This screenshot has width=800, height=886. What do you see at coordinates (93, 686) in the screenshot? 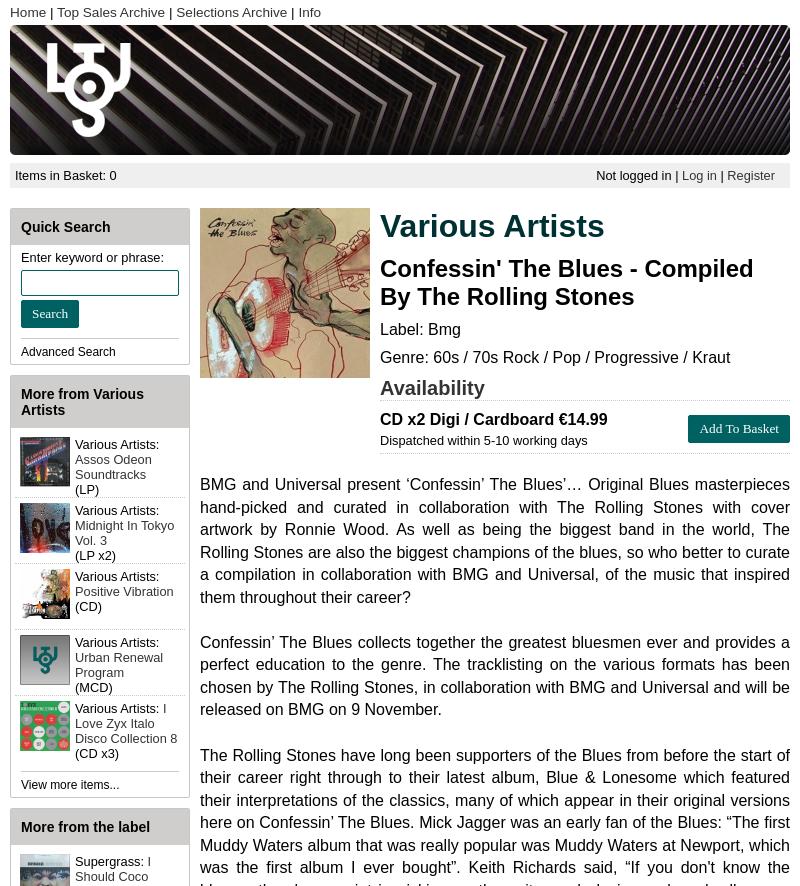
I see `'(MCD)'` at bounding box center [93, 686].